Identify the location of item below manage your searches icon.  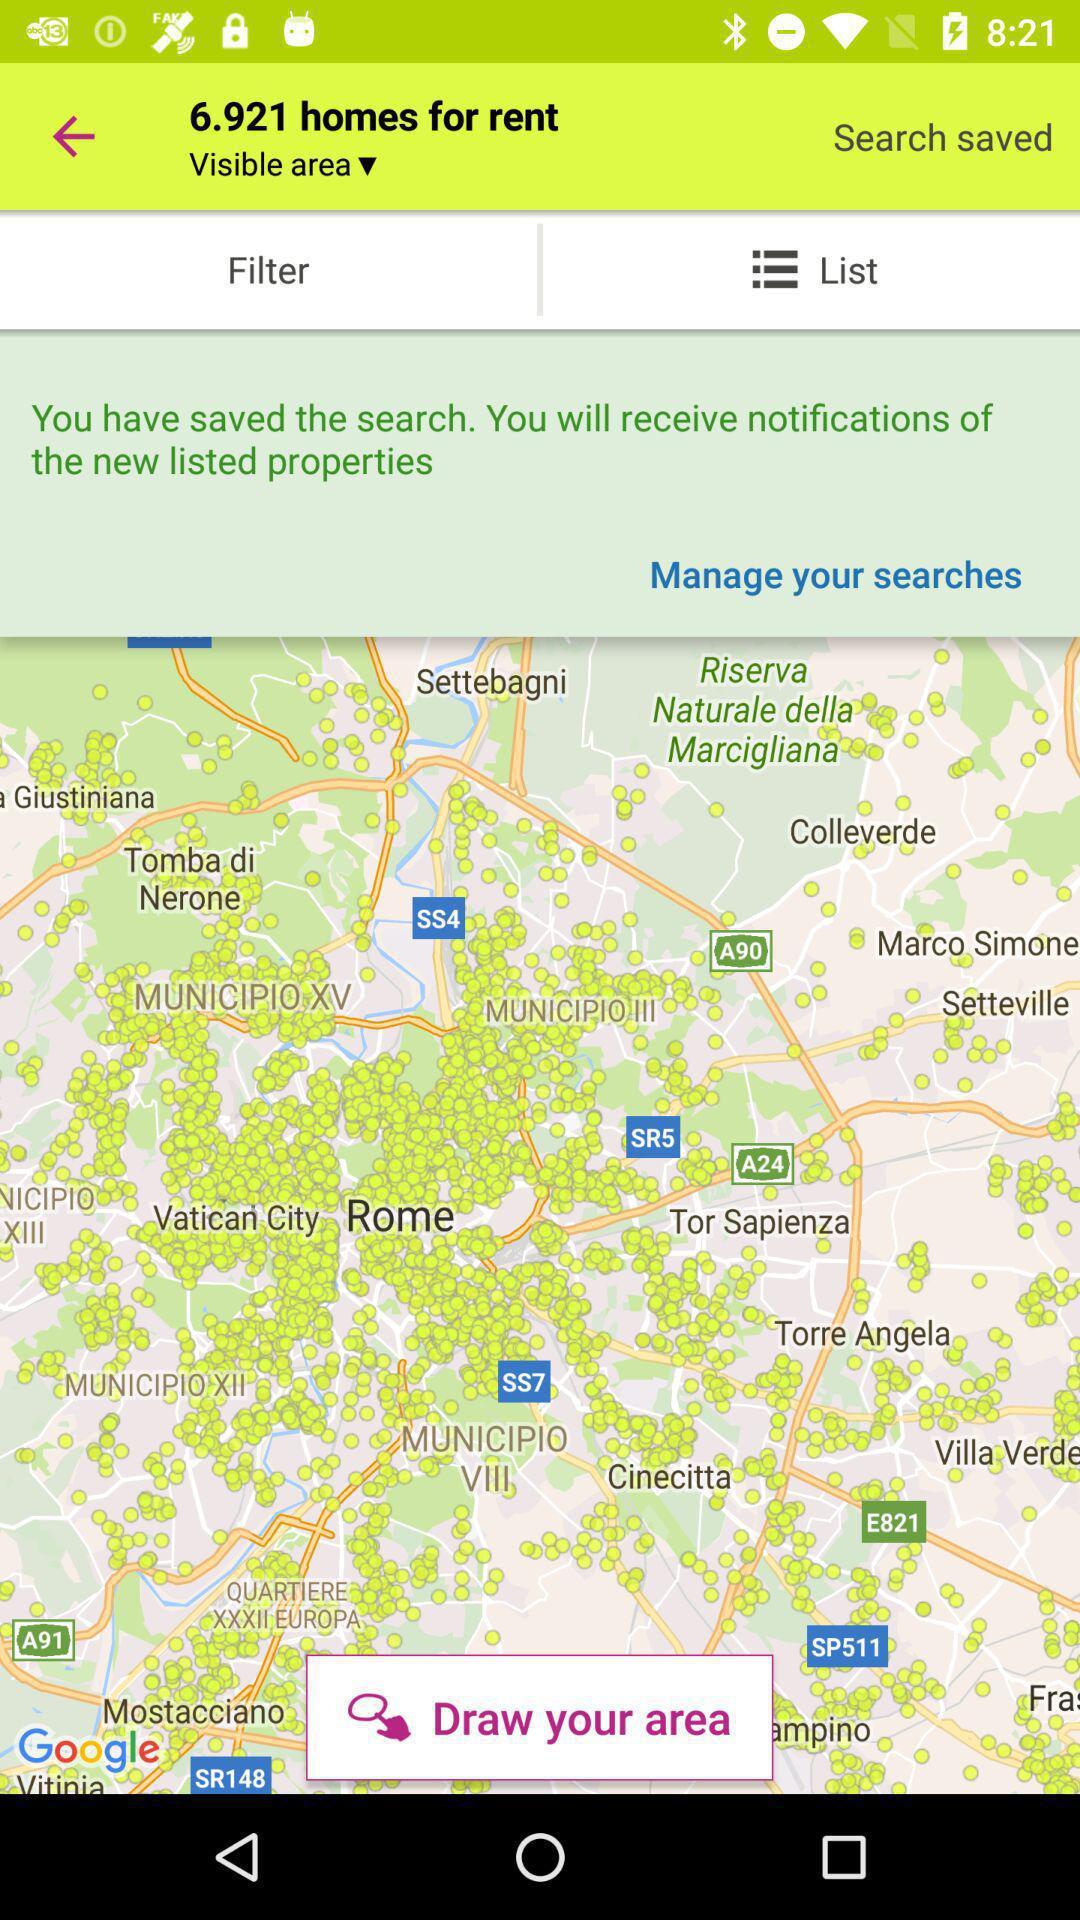
(538, 1716).